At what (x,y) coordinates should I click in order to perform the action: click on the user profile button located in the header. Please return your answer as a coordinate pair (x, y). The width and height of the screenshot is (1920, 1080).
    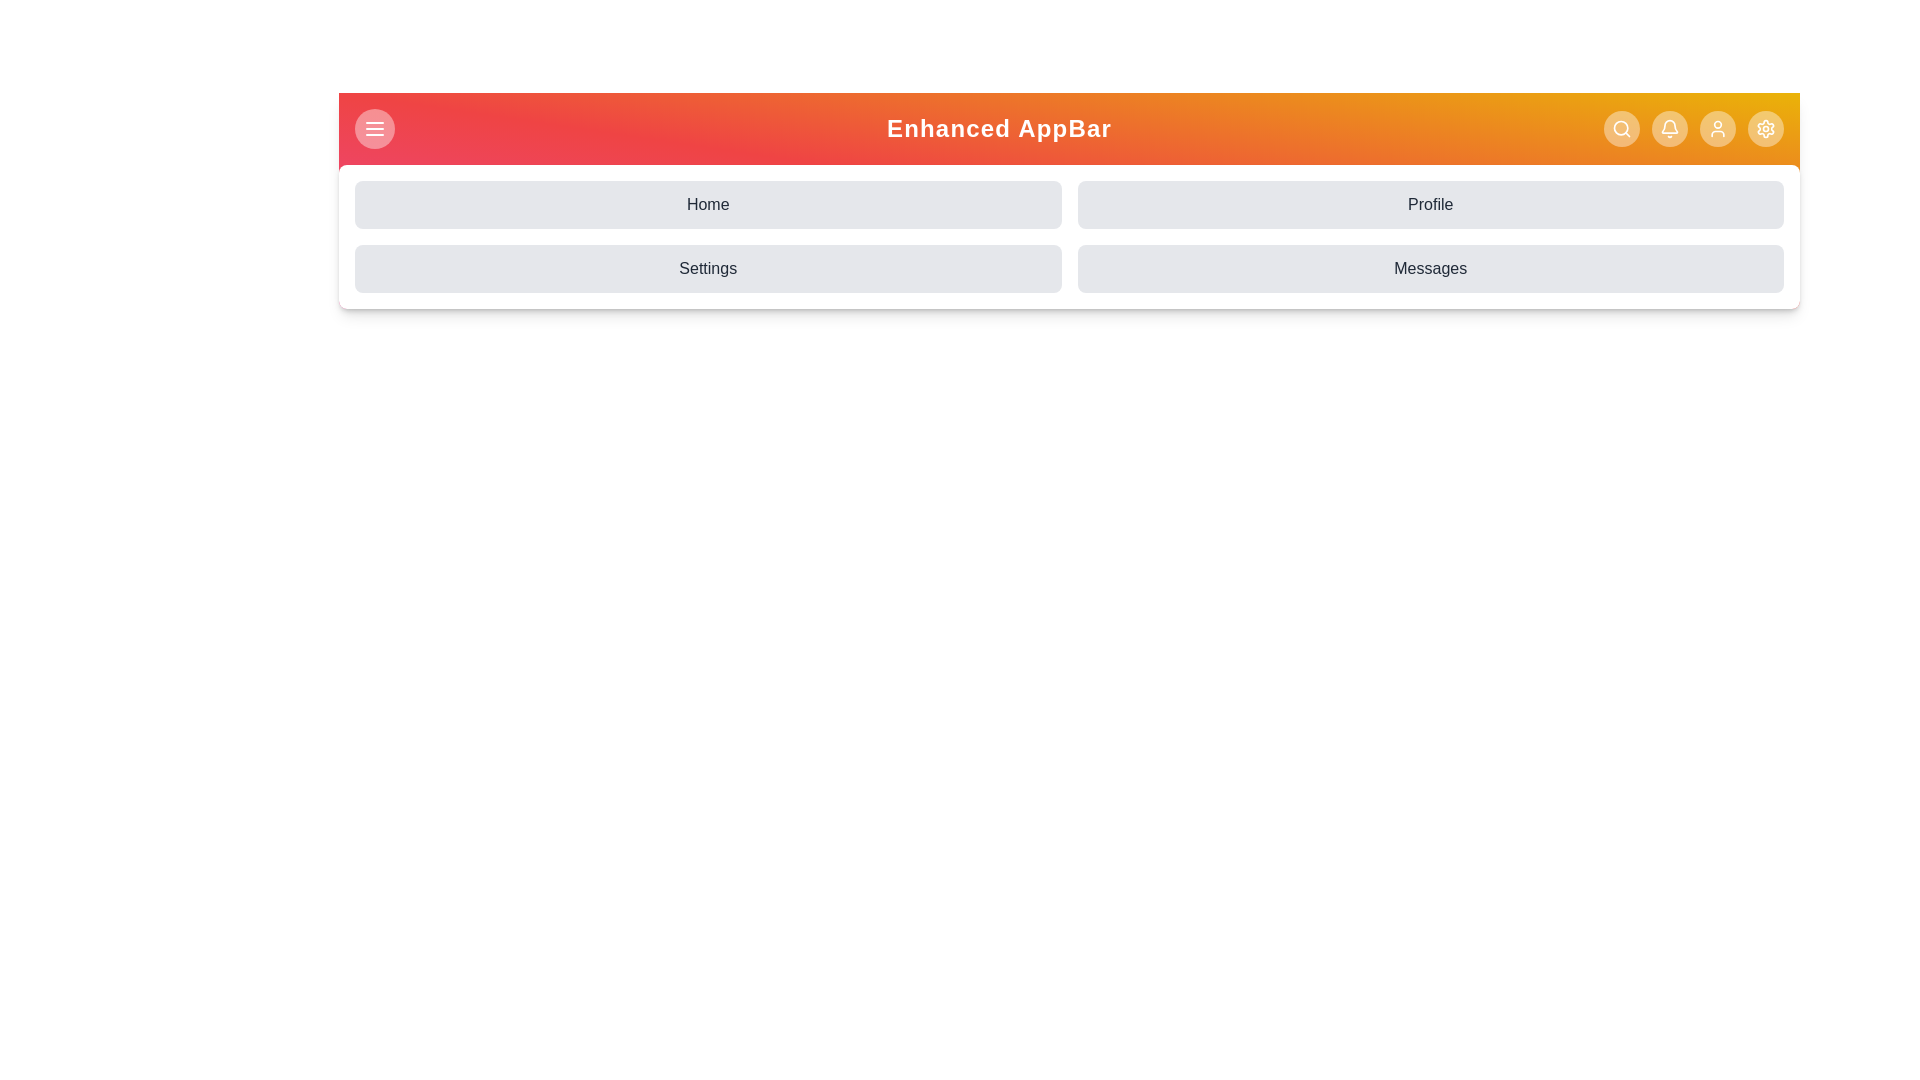
    Looking at the image, I should click on (1717, 128).